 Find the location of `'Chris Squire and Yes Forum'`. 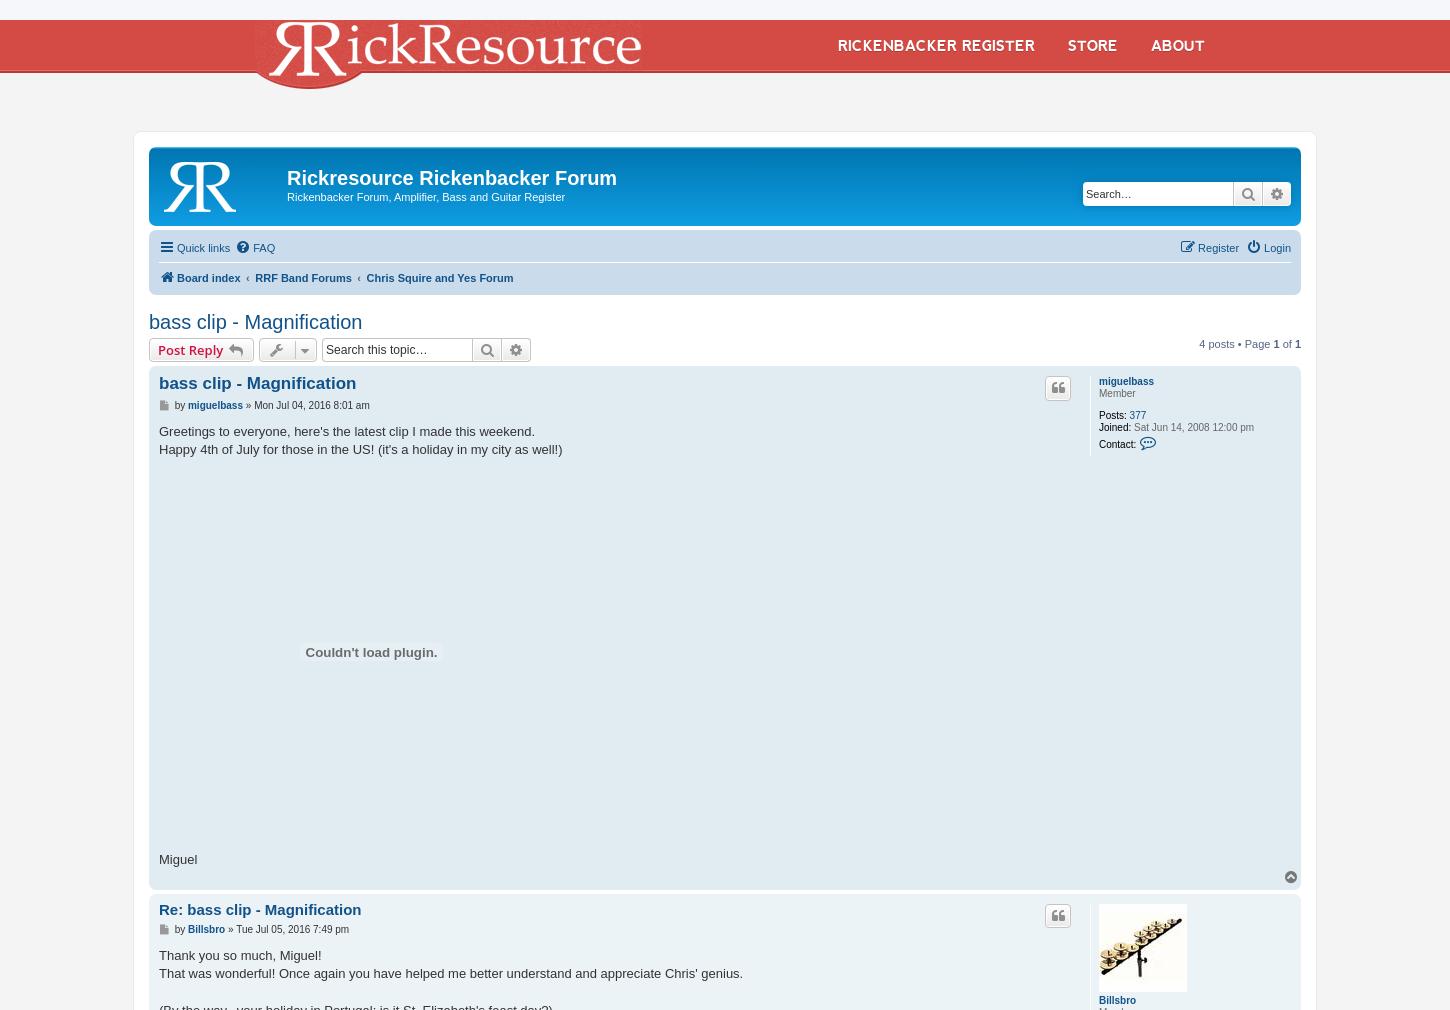

'Chris Squire and Yes Forum' is located at coordinates (438, 277).